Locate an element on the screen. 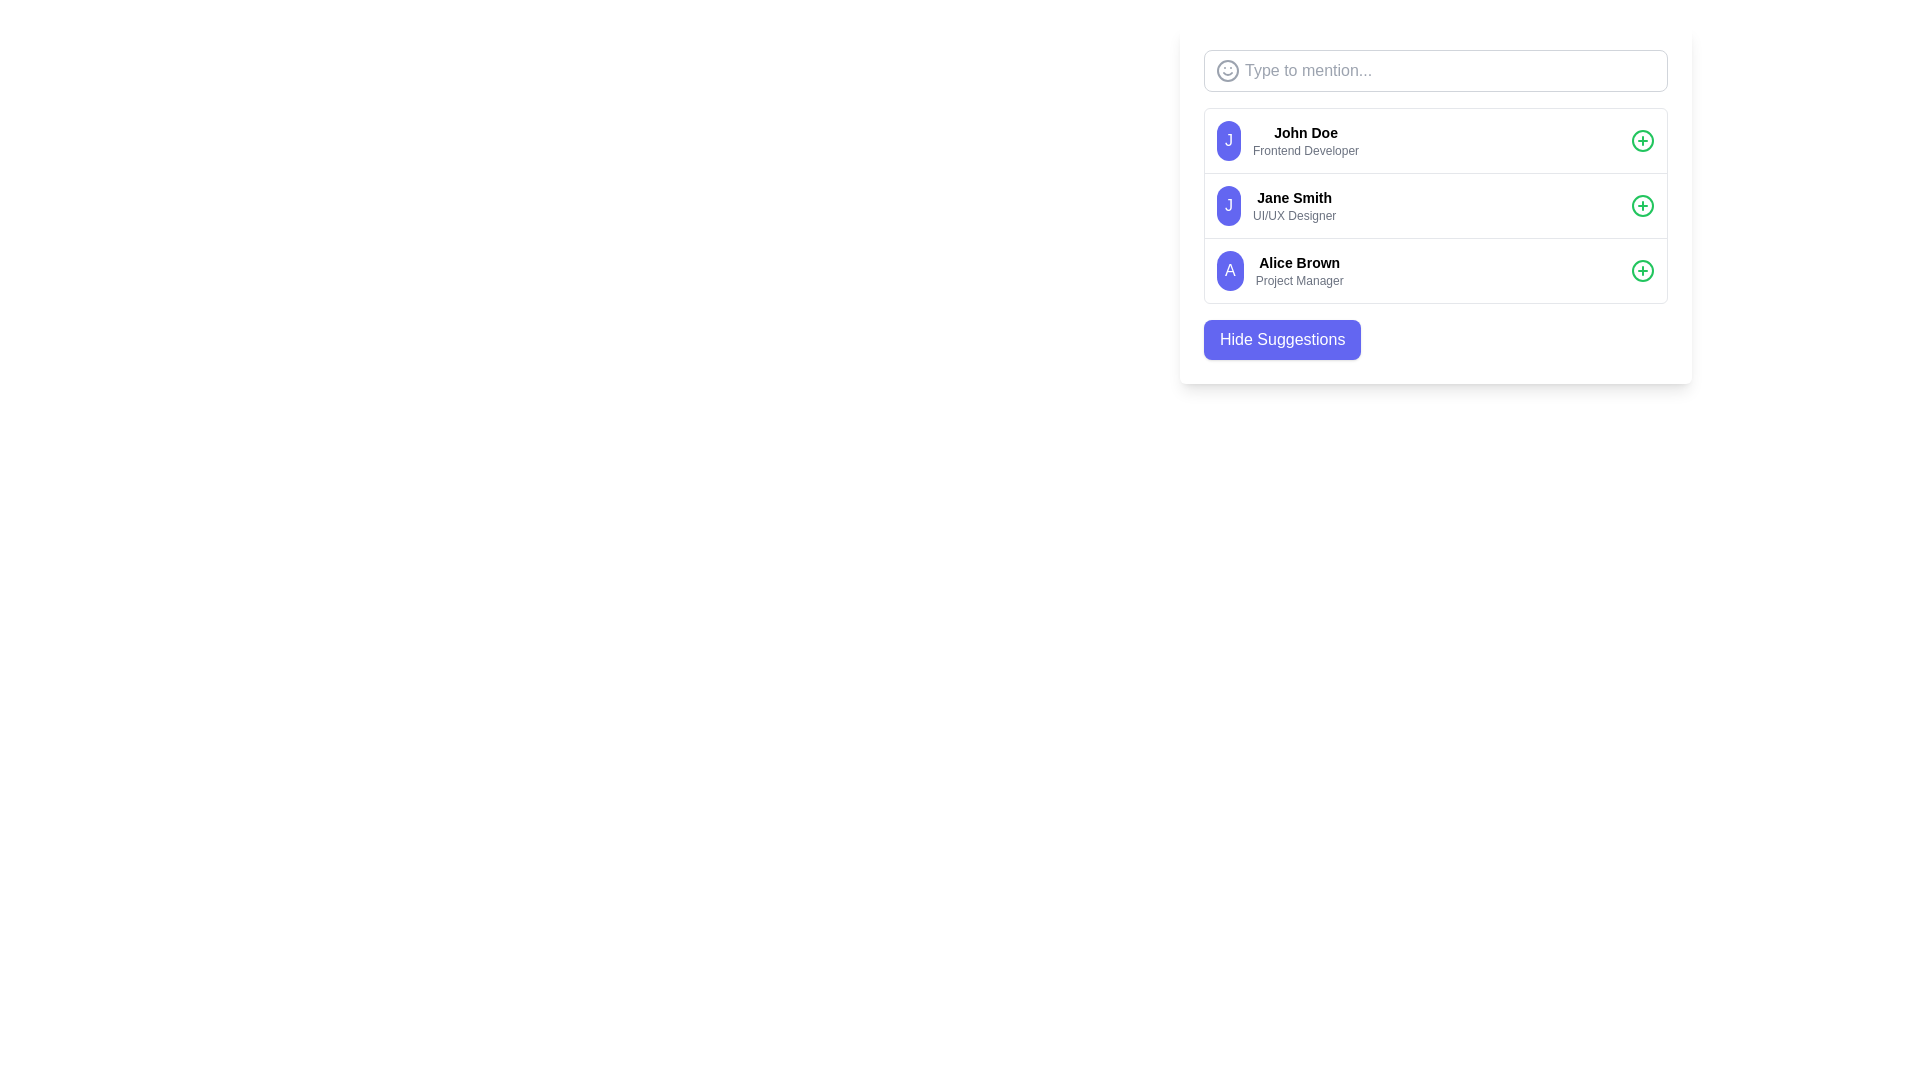 The image size is (1920, 1080). the action button located at the far-right side of the row labeled 'John Doe Frontend Developer' is located at coordinates (1642, 140).